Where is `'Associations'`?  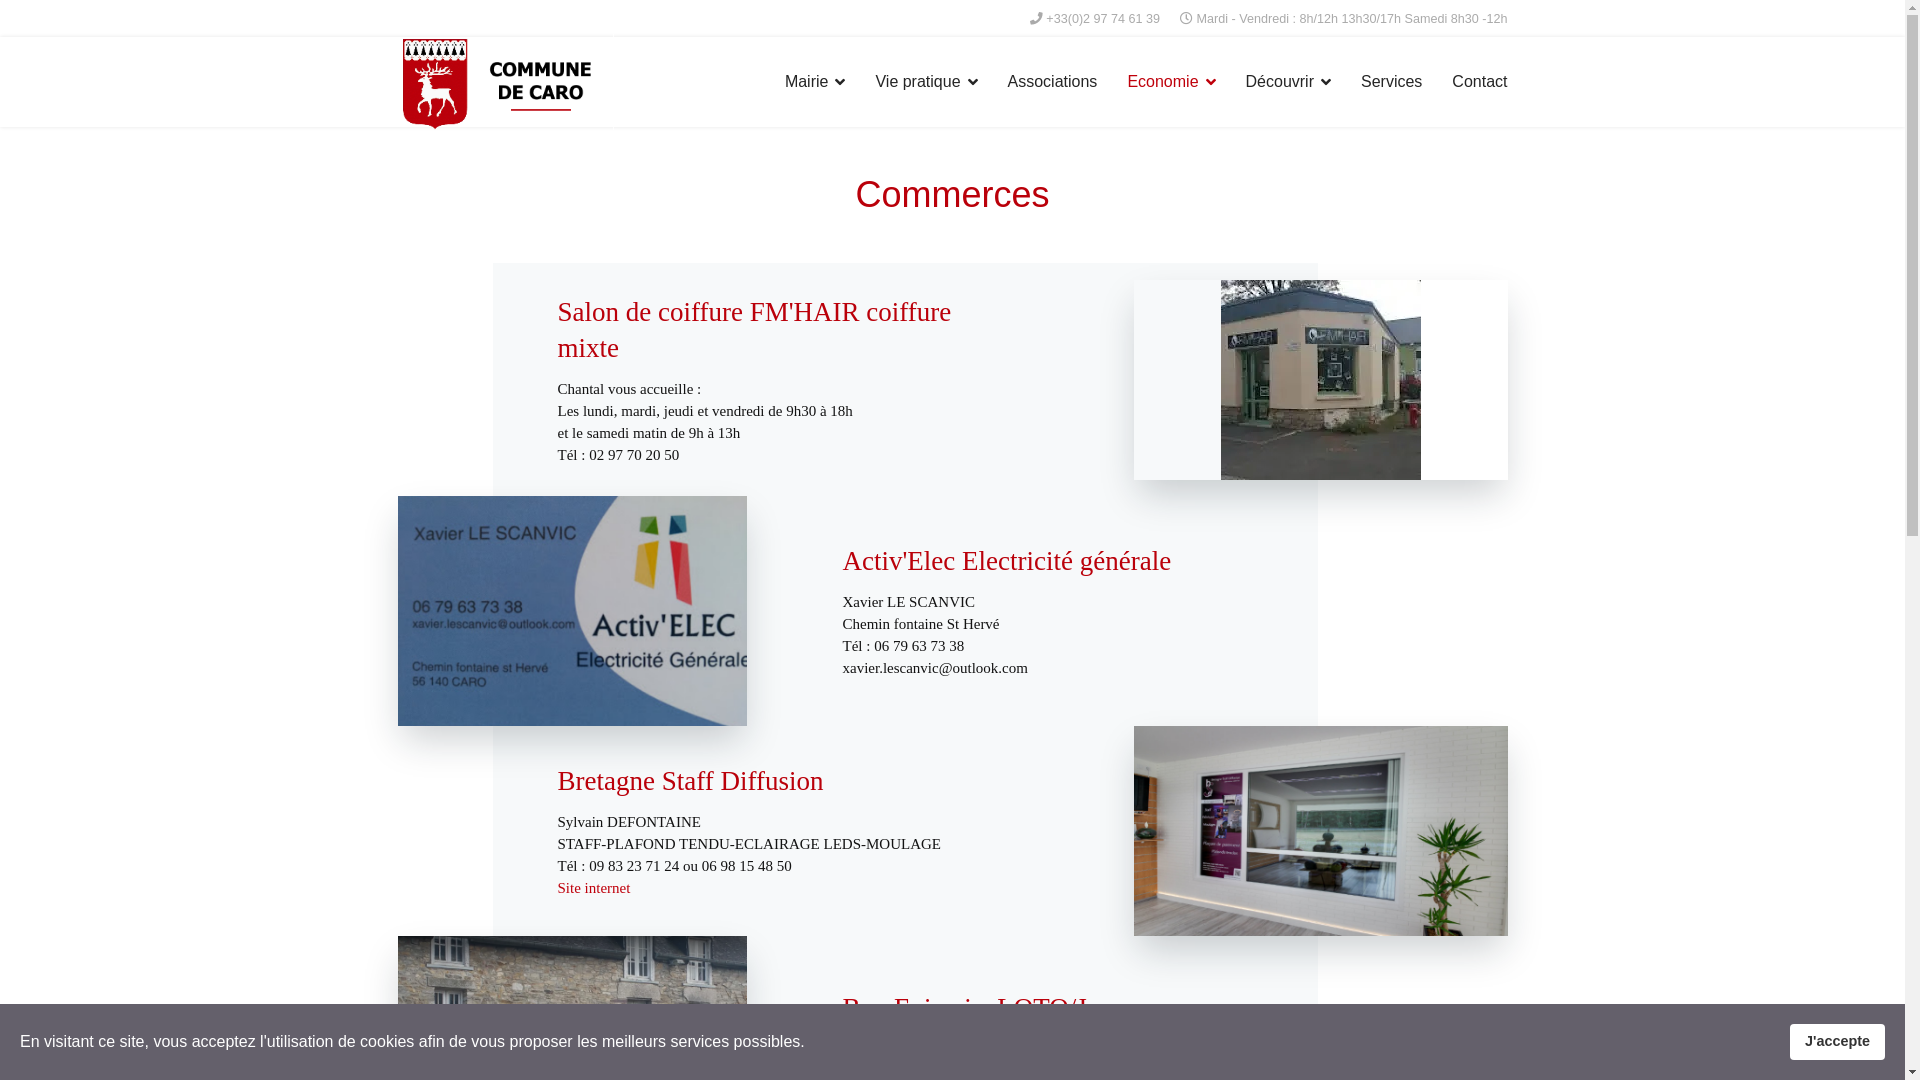 'Associations' is located at coordinates (1051, 80).